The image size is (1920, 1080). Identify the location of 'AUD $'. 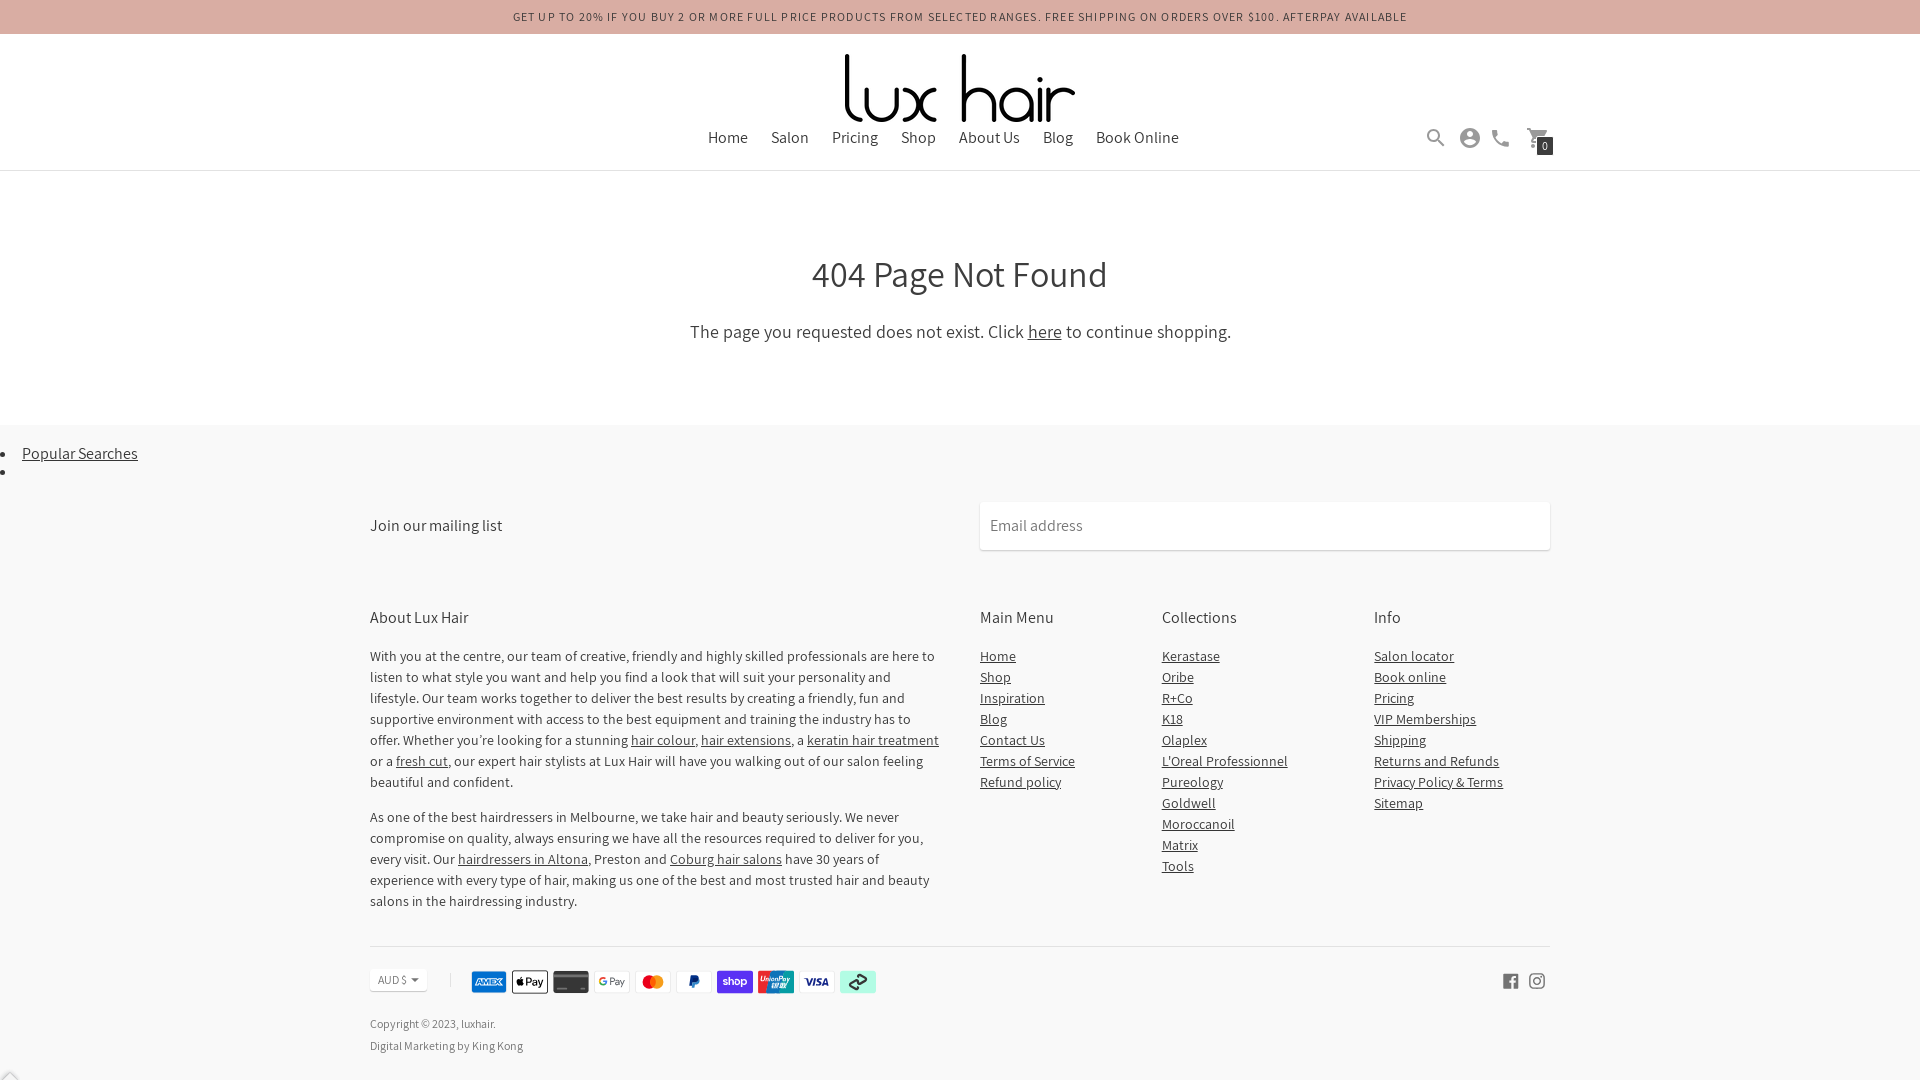
(398, 978).